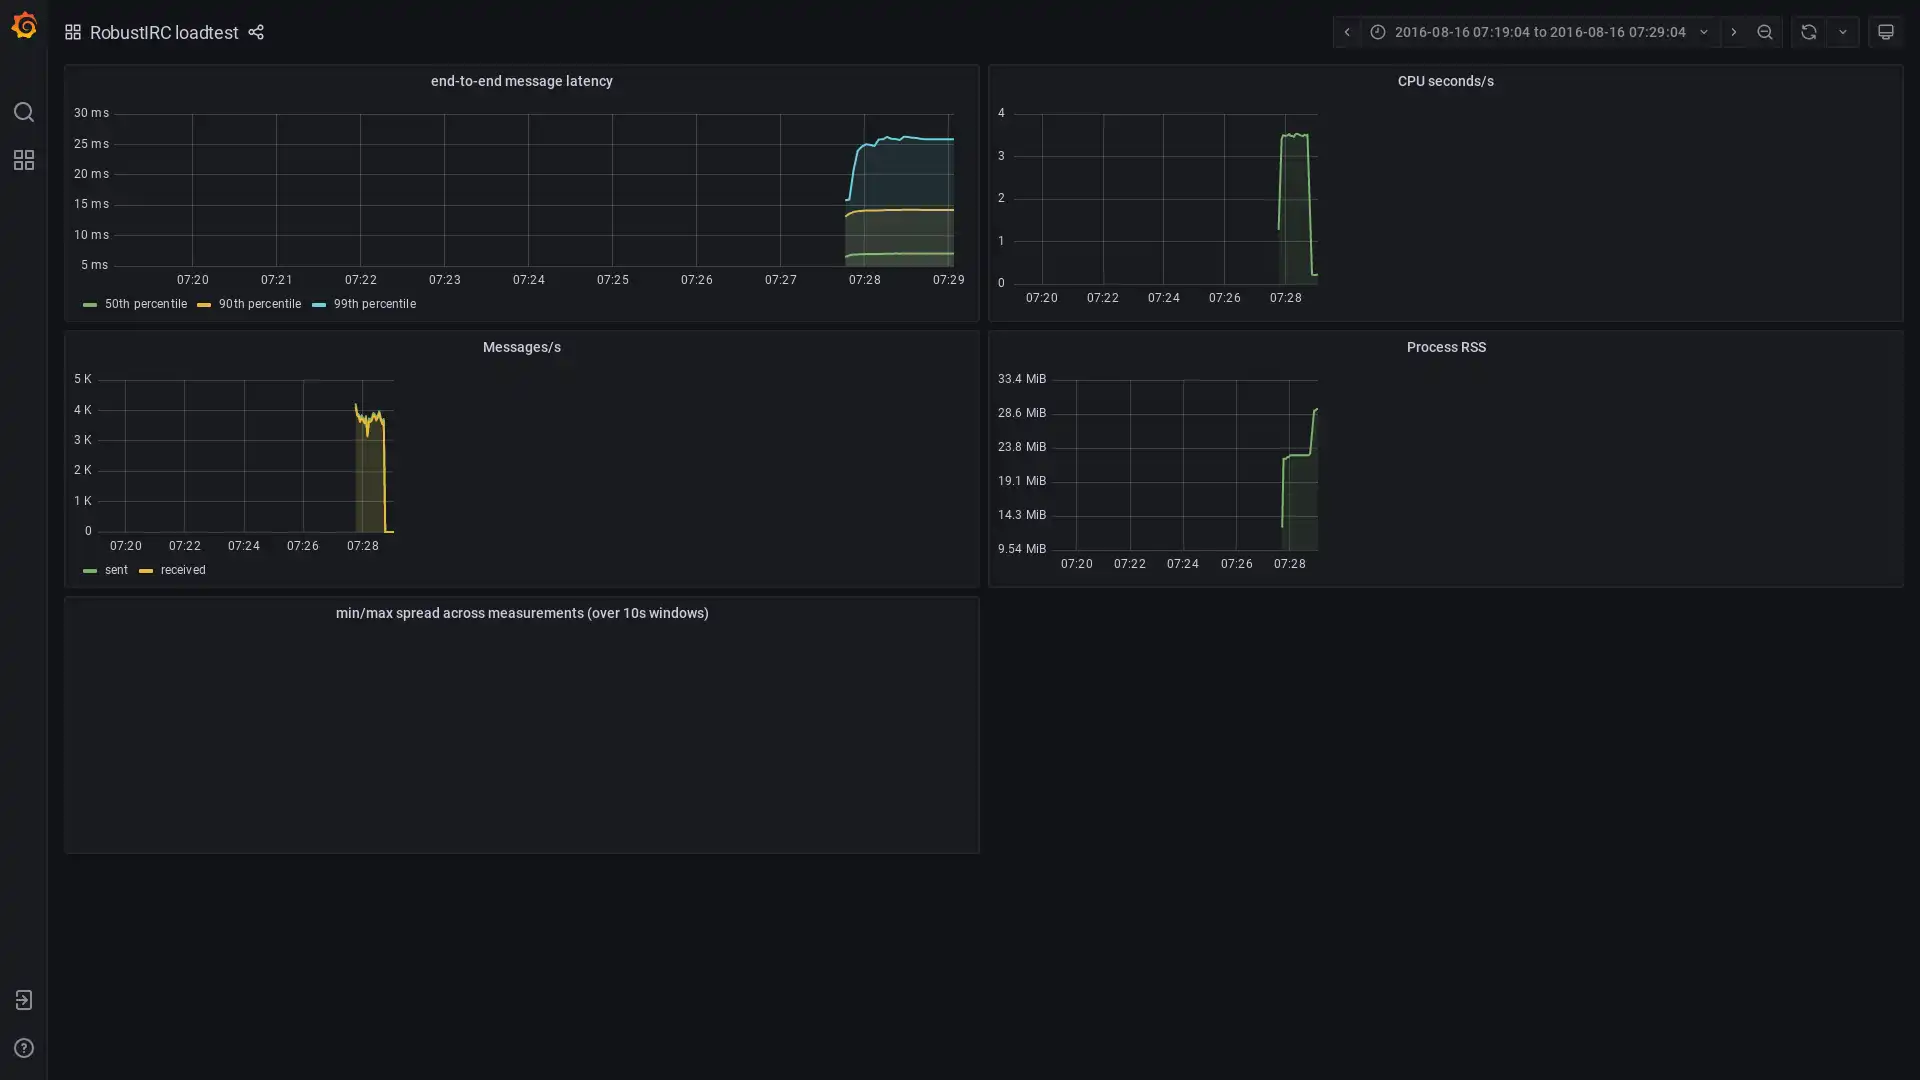 Image resolution: width=1920 pixels, height=1080 pixels. Describe the element at coordinates (1345, 31) in the screenshot. I see `Move time range backwards` at that location.